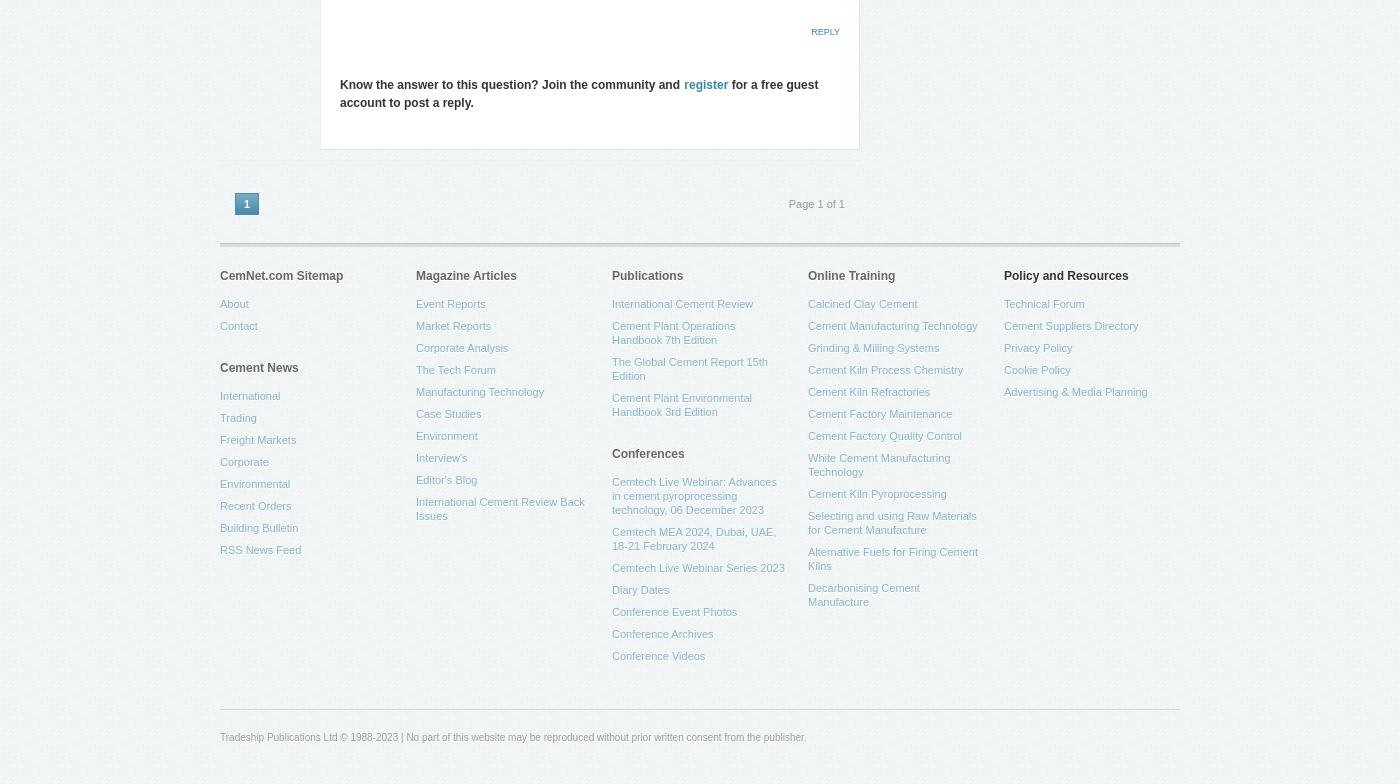 The width and height of the screenshot is (1400, 784). Describe the element at coordinates (1003, 325) in the screenshot. I see `'Cement Suppliers Directory'` at that location.